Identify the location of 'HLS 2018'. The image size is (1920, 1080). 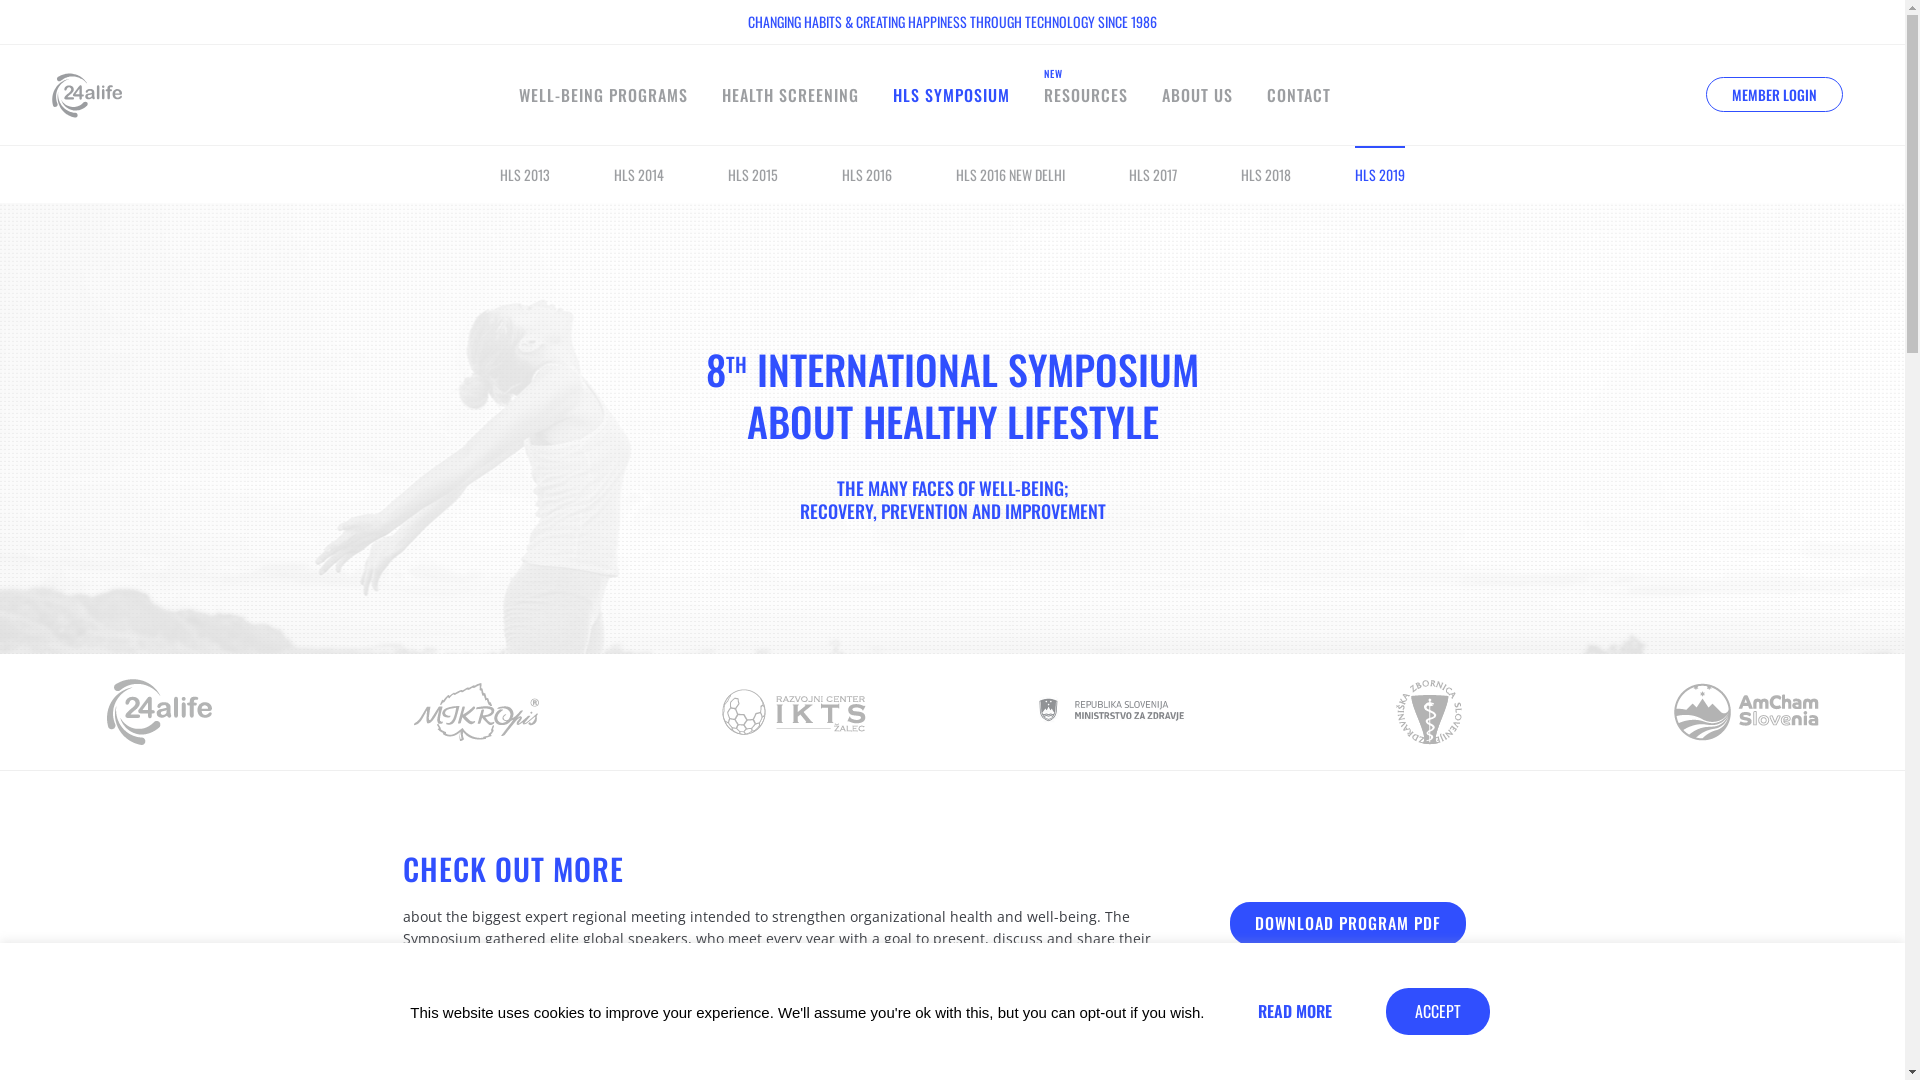
(1265, 173).